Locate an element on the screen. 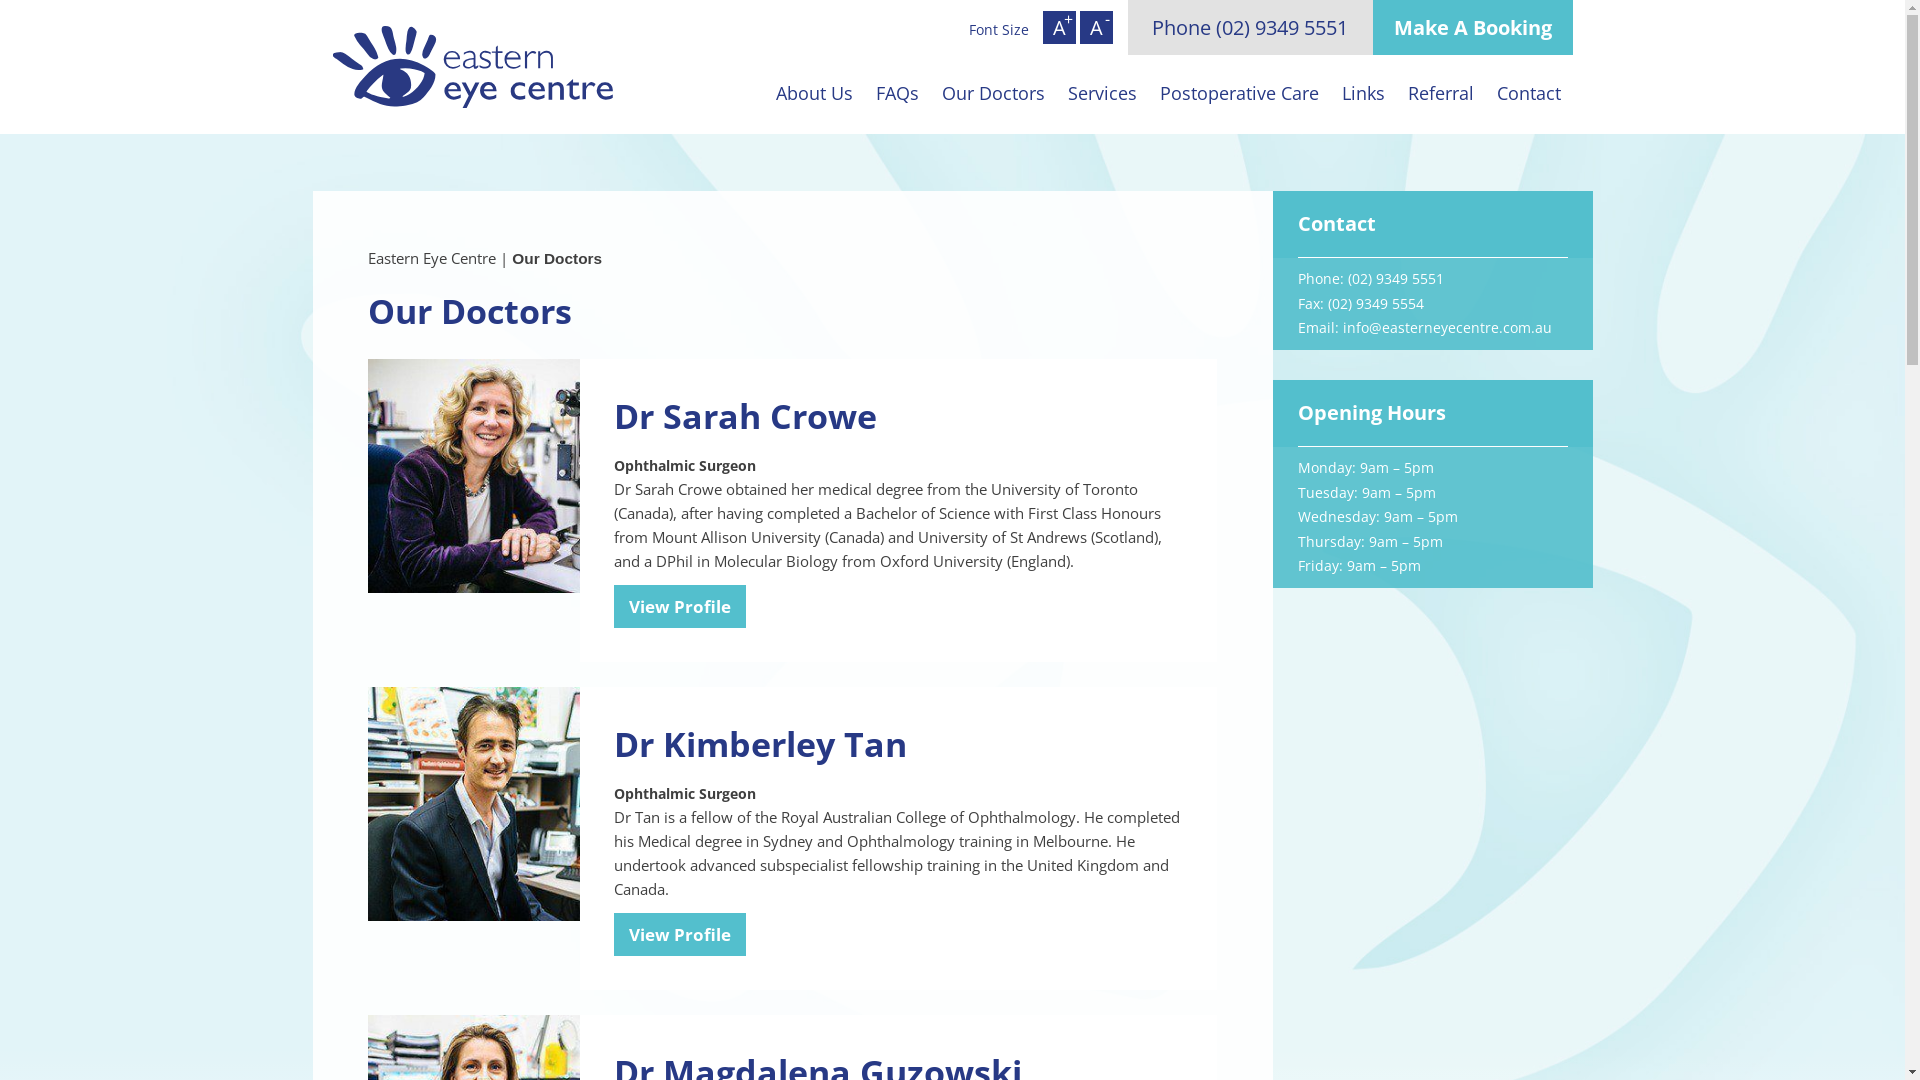 This screenshot has height=1080, width=1920. 'Phone (02) 9349 5551' is located at coordinates (1249, 27).